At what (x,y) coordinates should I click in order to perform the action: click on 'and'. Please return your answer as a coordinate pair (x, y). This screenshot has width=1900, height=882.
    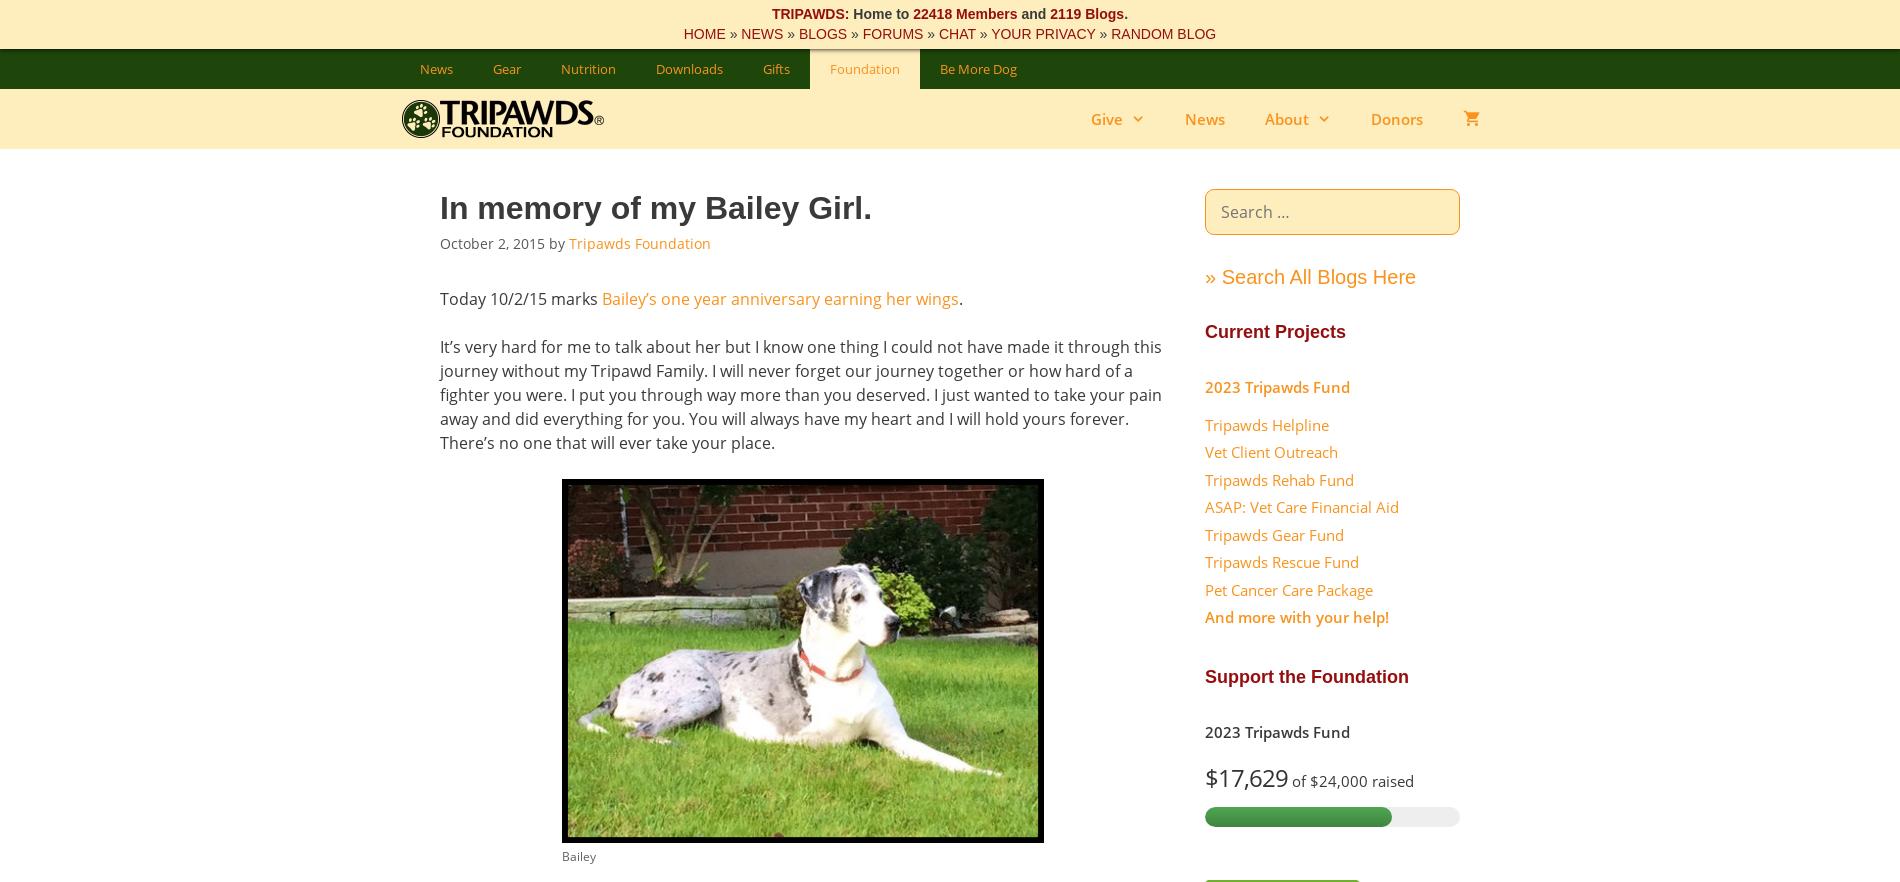
    Looking at the image, I should click on (1017, 14).